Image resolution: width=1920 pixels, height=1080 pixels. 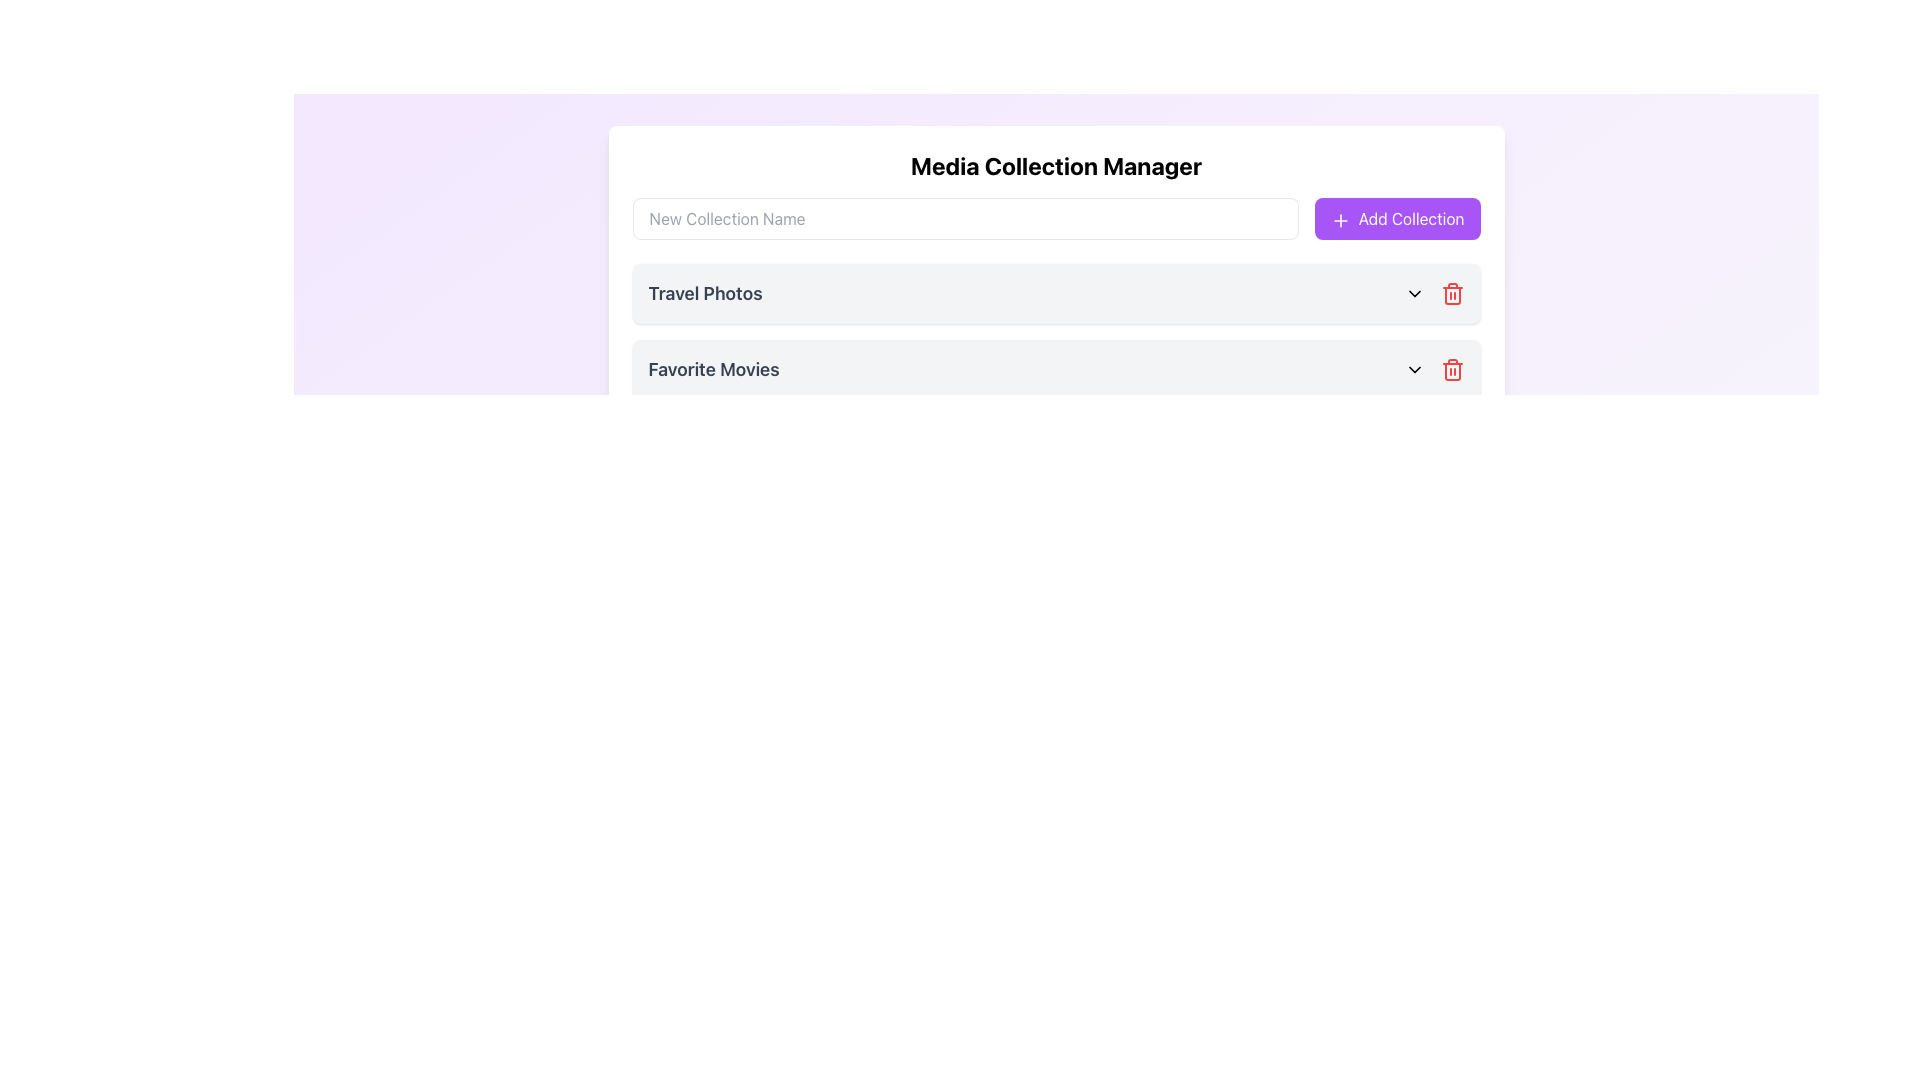 I want to click on the chevron icon shaped as a downward-pointing arrow located beside the 'Favorite Movies' list item, so click(x=1413, y=370).